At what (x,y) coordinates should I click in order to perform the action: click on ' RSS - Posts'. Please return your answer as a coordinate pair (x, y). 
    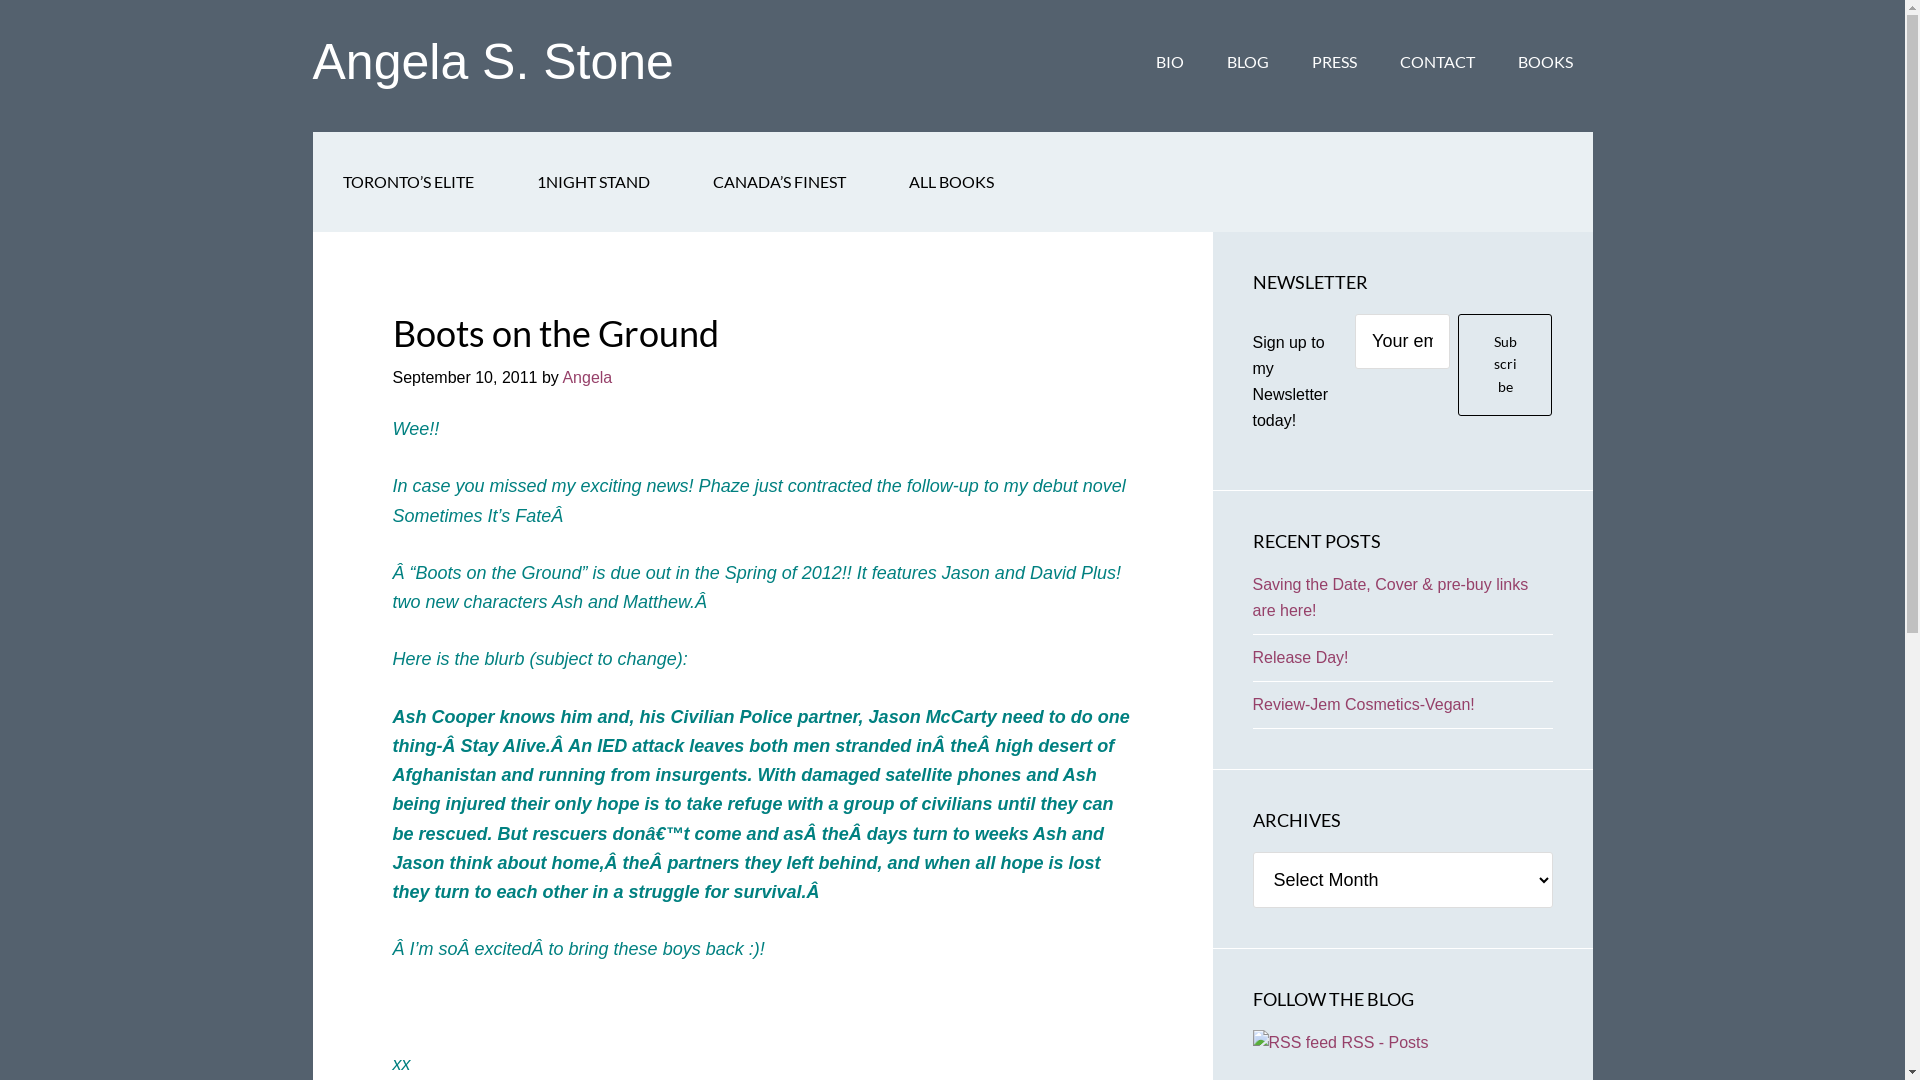
    Looking at the image, I should click on (1339, 1041).